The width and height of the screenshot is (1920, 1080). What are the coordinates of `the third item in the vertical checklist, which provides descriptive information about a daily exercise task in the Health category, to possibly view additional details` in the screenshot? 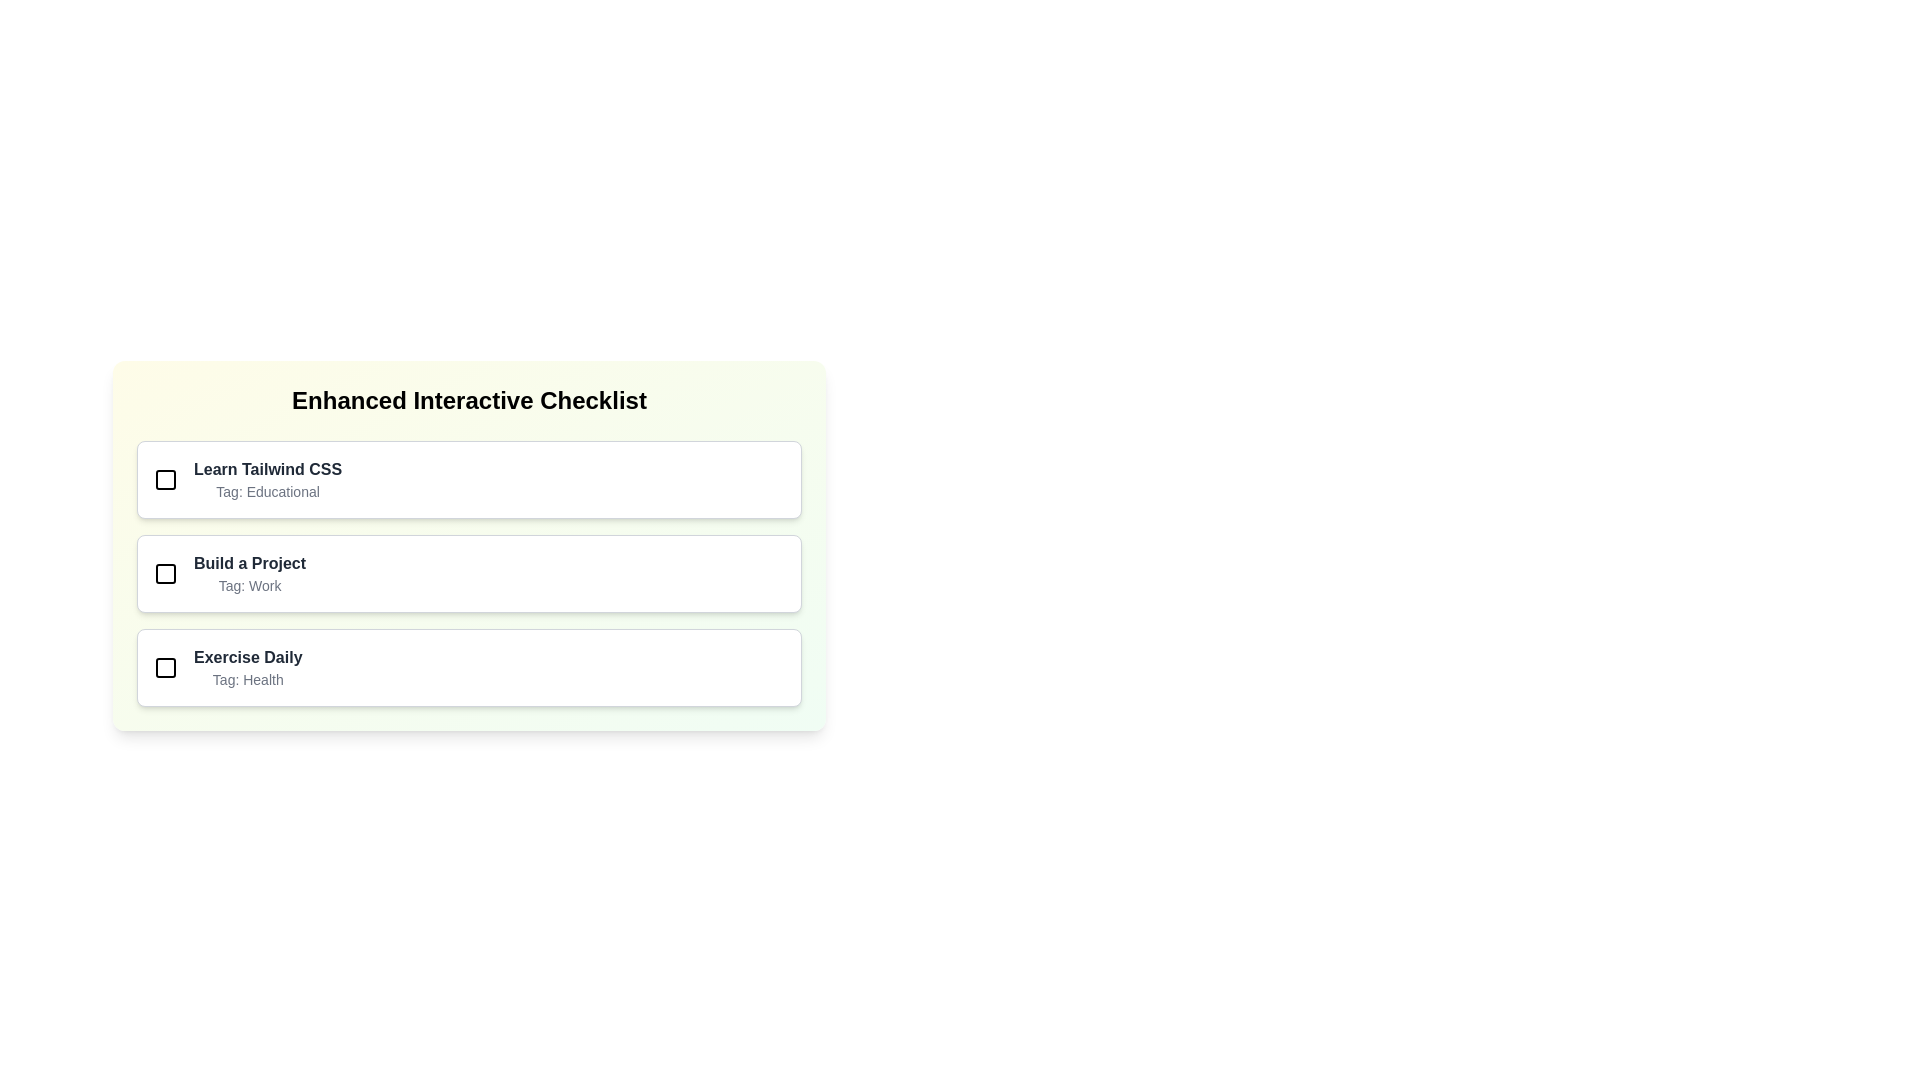 It's located at (247, 667).